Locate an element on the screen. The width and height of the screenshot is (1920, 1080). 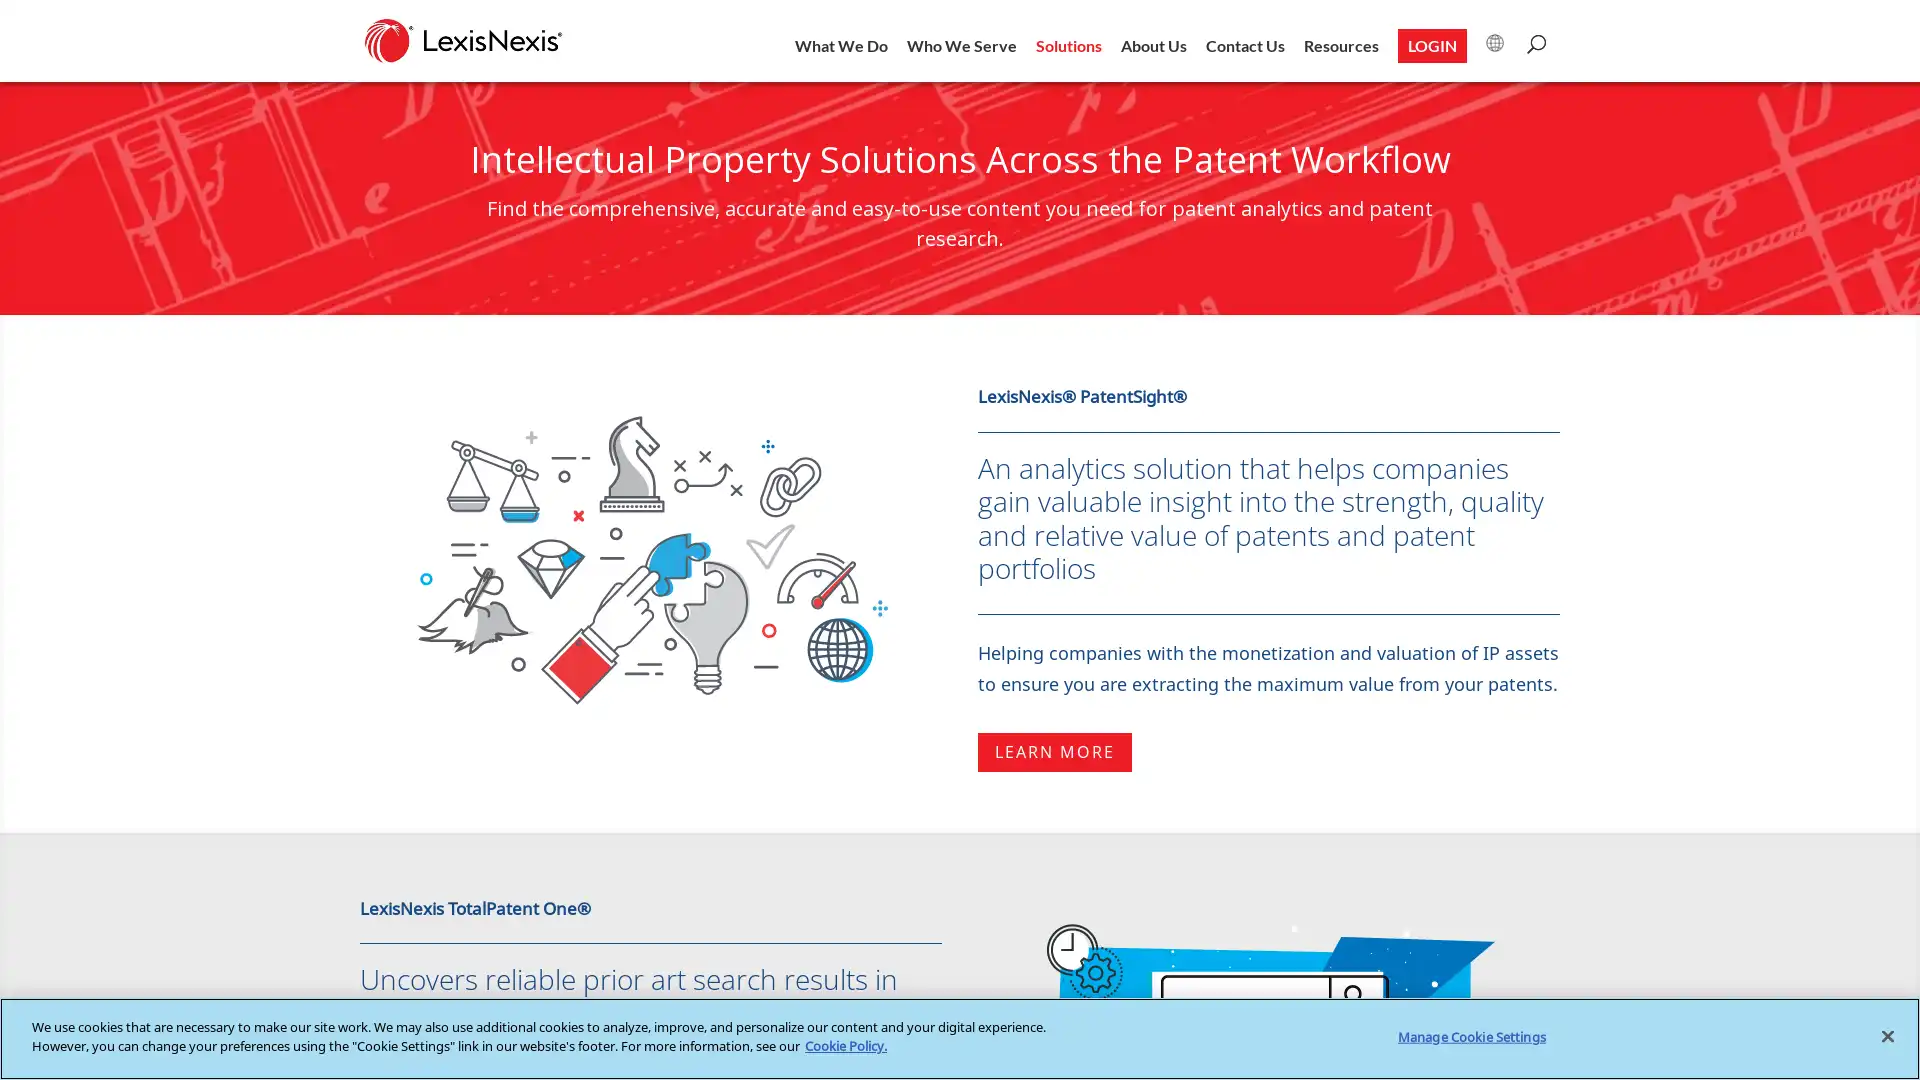
Close is located at coordinates (1886, 1035).